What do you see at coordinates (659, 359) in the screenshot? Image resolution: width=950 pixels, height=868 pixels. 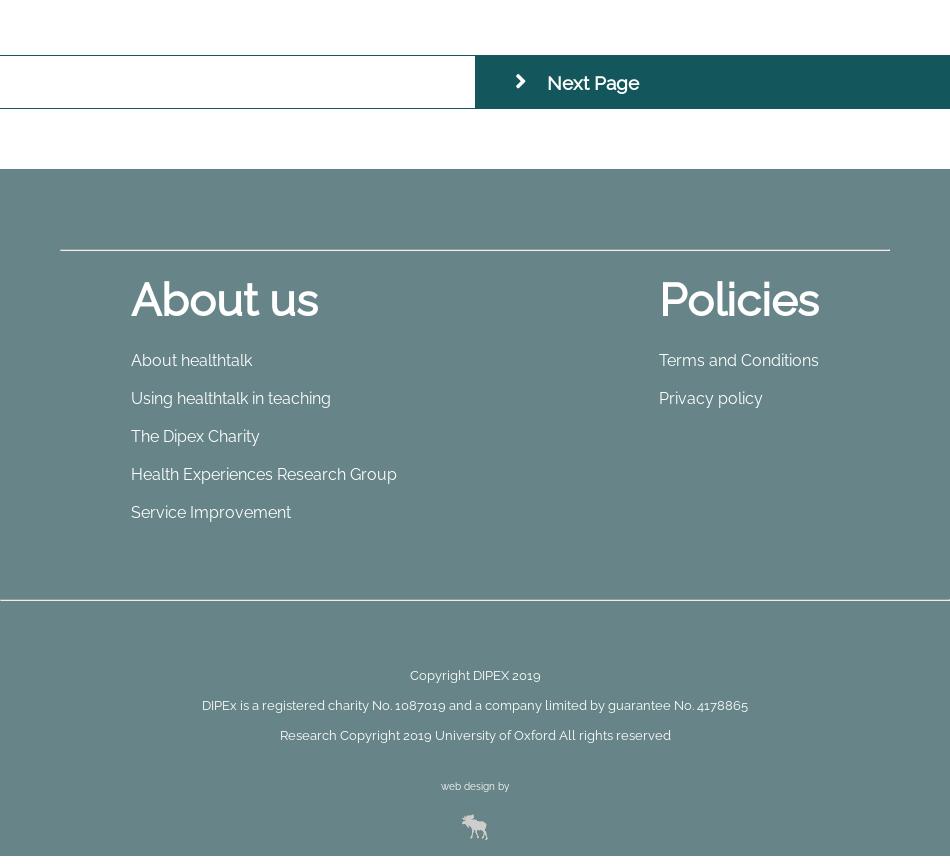 I see `'Terms and Conditions'` at bounding box center [659, 359].